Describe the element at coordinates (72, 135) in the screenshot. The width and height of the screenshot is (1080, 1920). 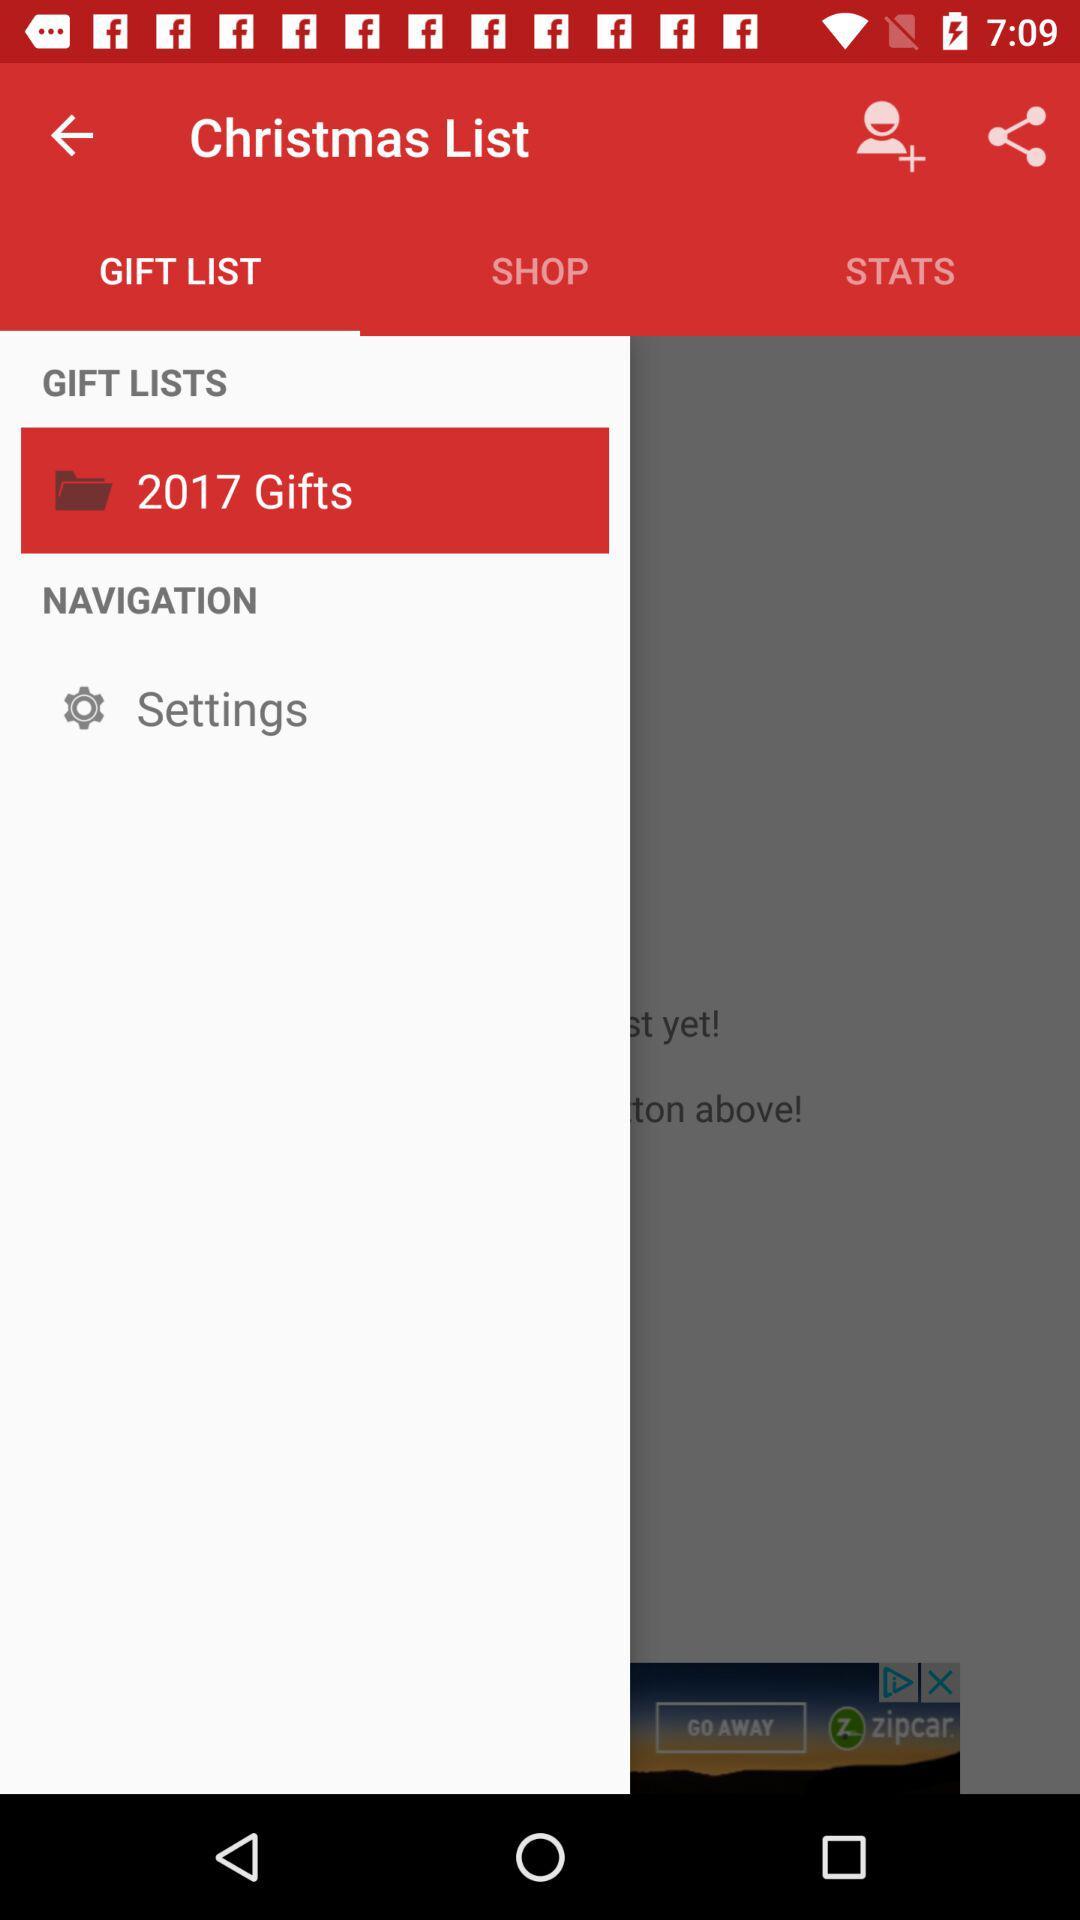
I see `item to the left of the christmas list item` at that location.